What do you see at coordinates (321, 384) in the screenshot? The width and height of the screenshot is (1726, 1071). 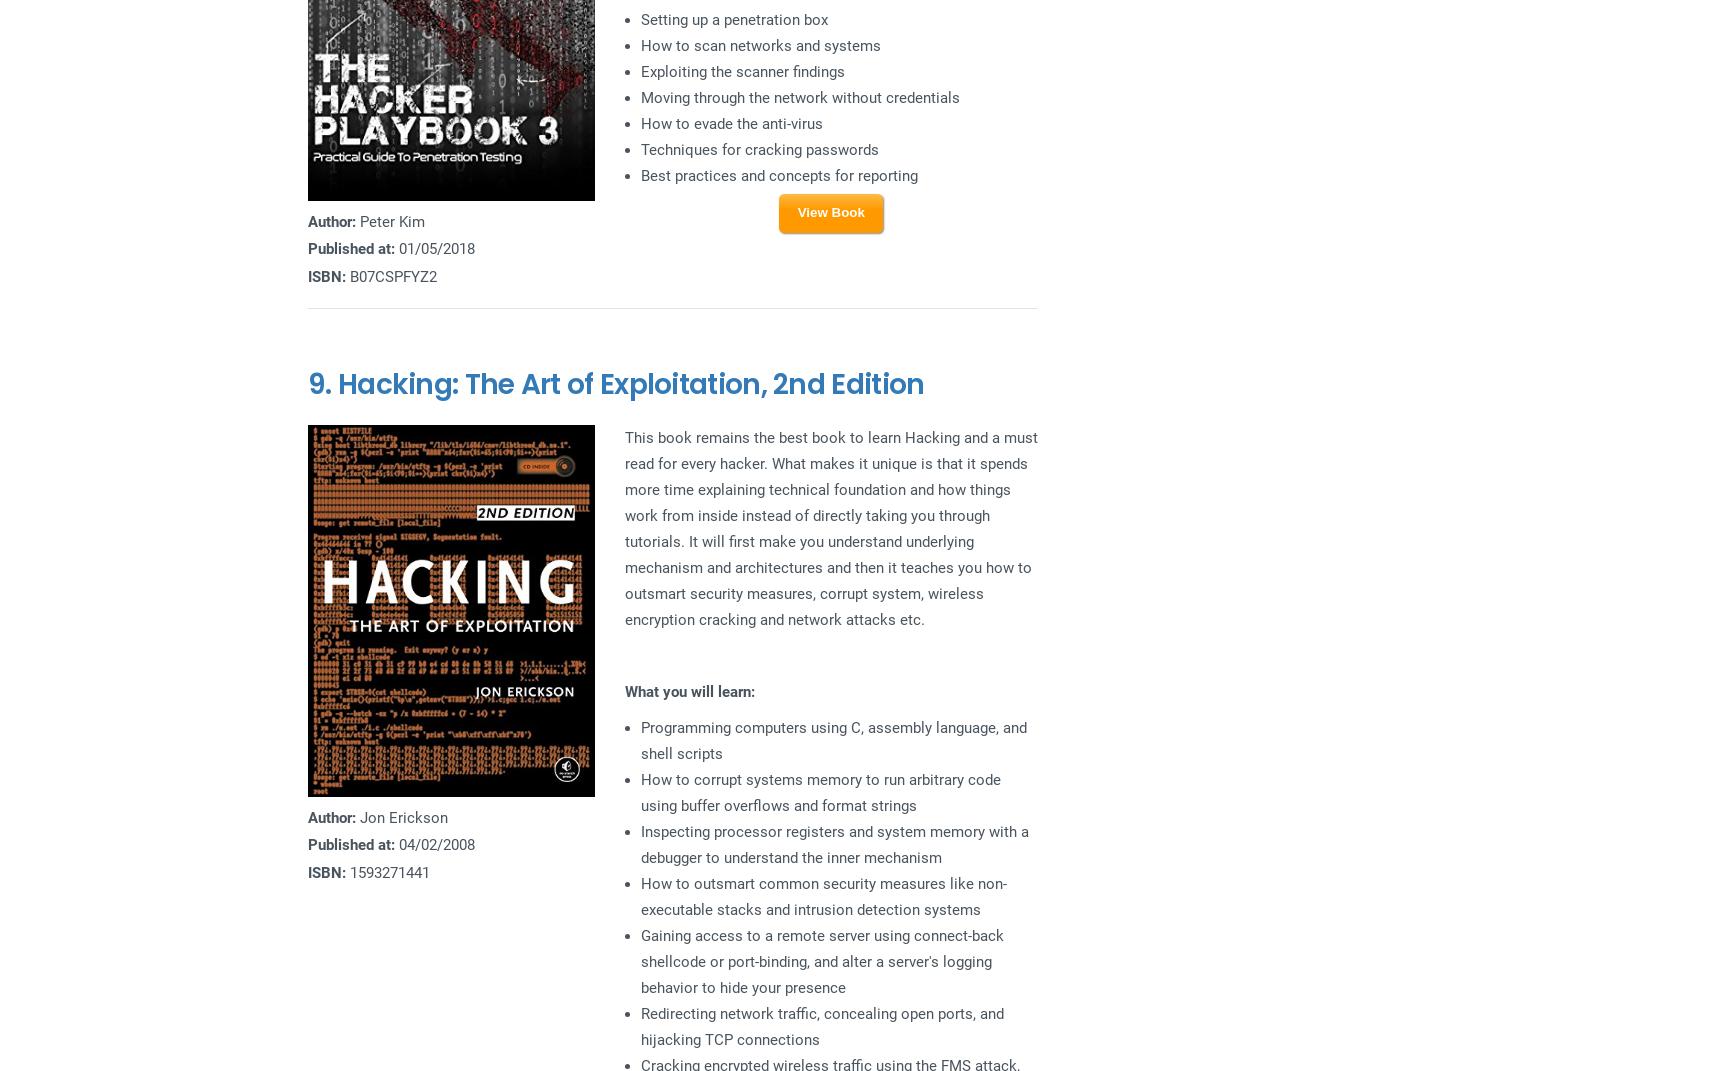 I see `'9.'` at bounding box center [321, 384].